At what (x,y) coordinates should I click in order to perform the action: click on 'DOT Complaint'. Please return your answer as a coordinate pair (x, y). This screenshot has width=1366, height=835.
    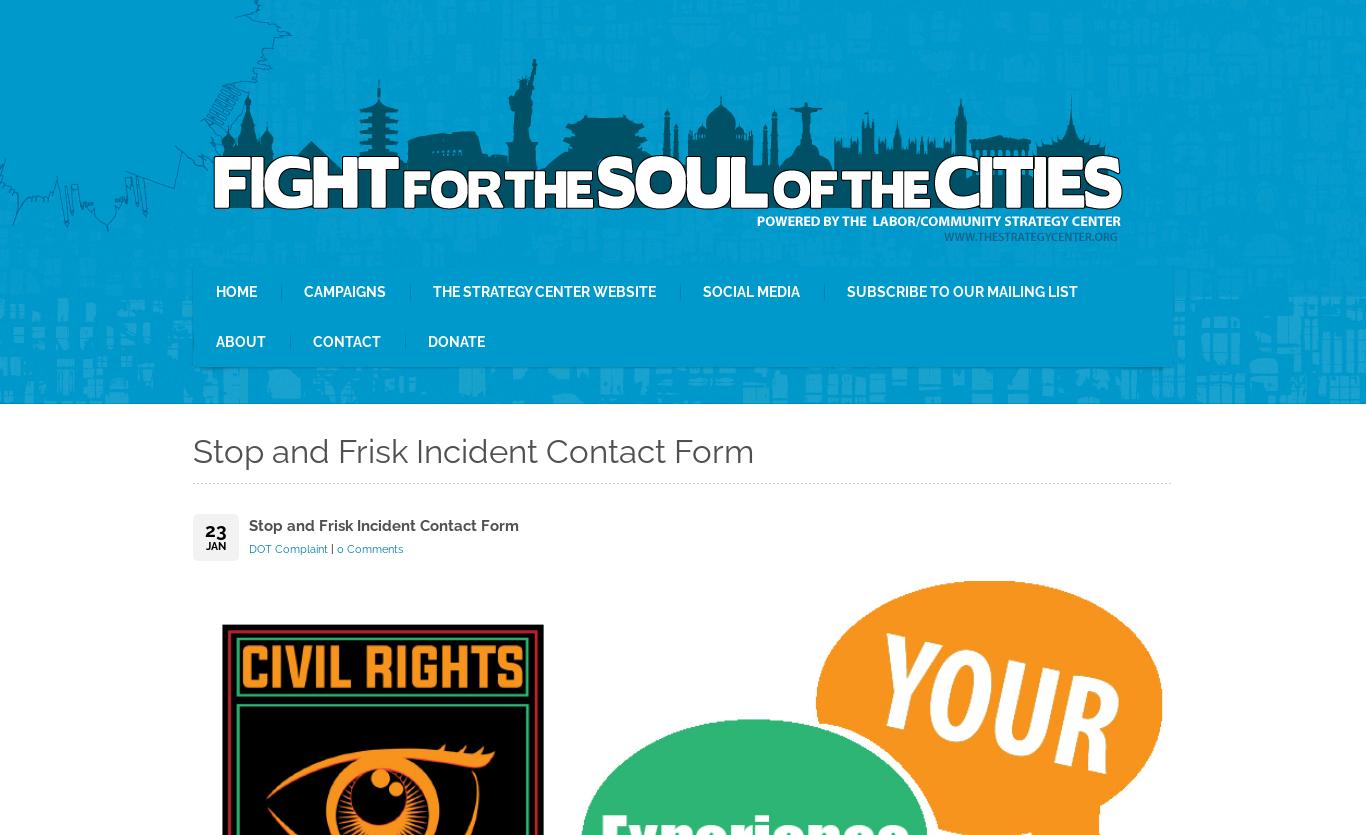
    Looking at the image, I should click on (288, 549).